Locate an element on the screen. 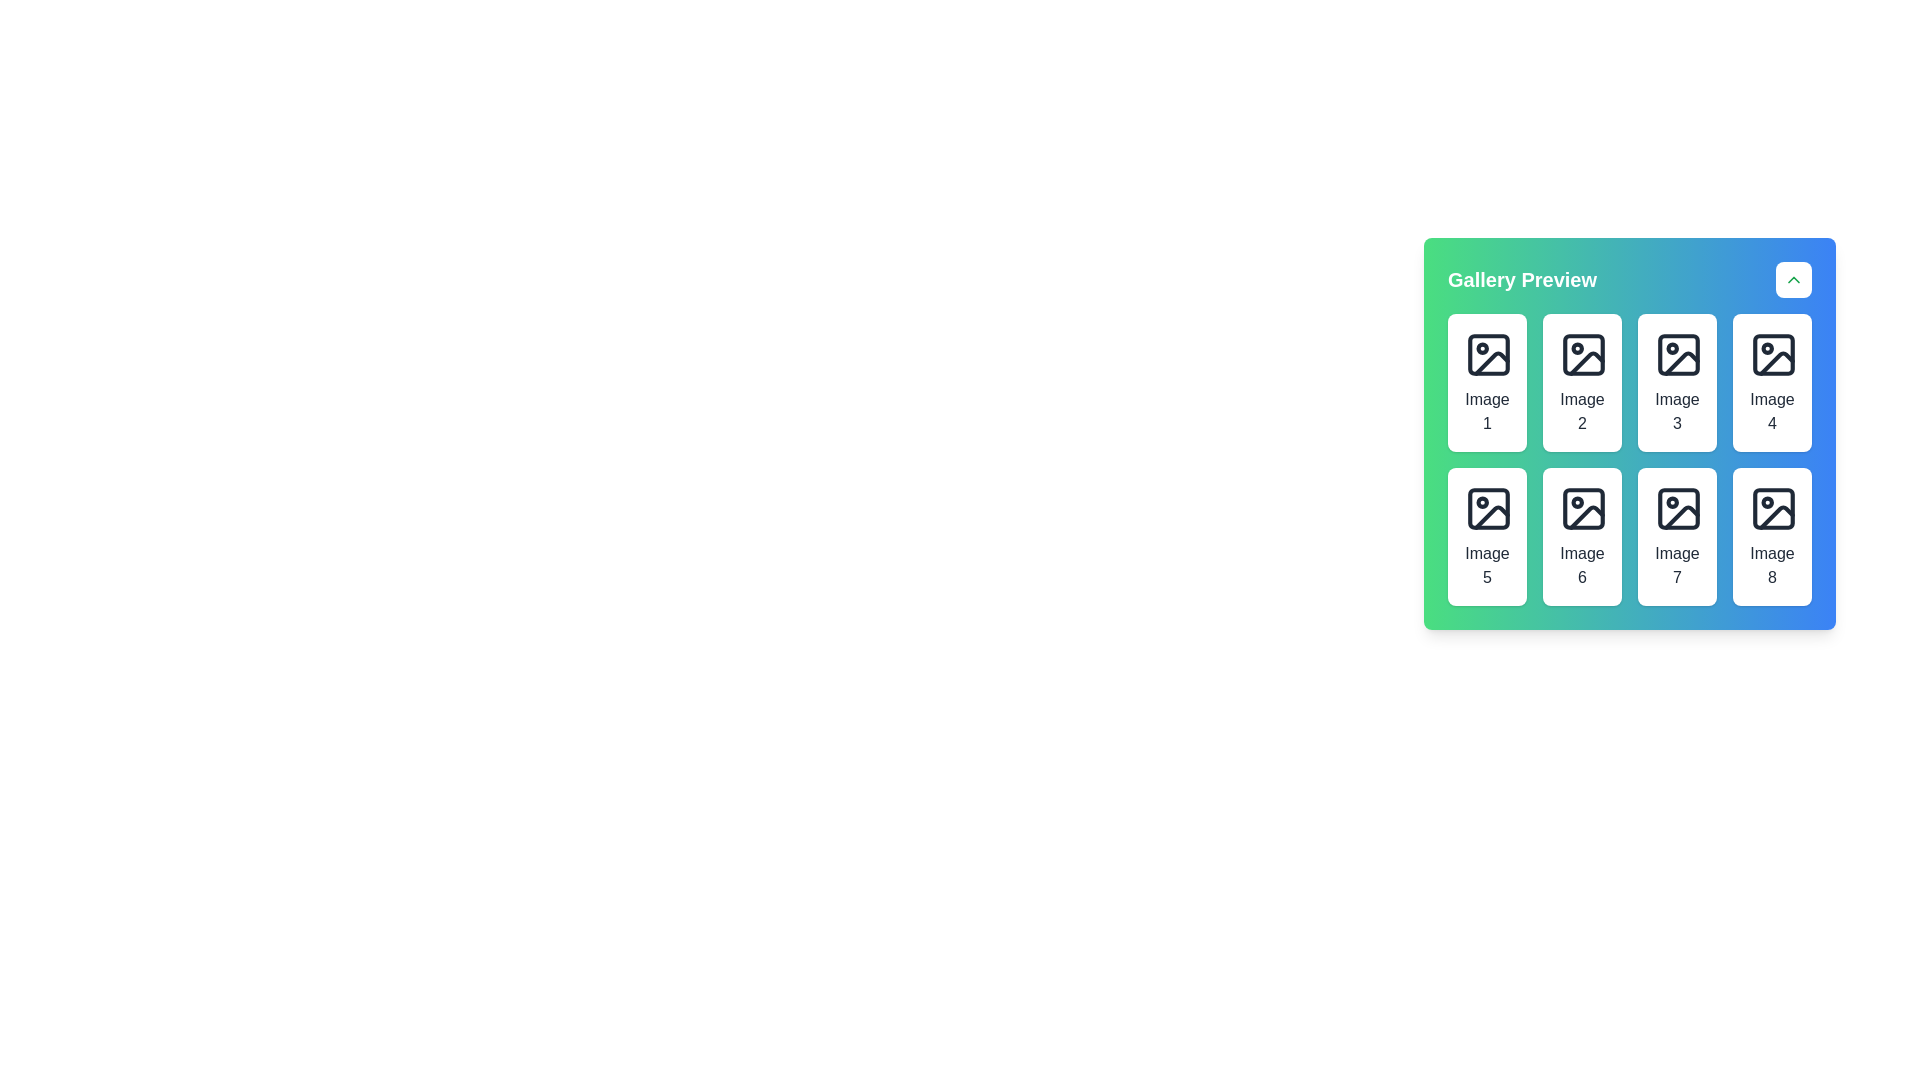  the graphical icon with slightly rounded corners inside the 'Image 8' icon in the 'Gallery Preview' grid is located at coordinates (1774, 508).